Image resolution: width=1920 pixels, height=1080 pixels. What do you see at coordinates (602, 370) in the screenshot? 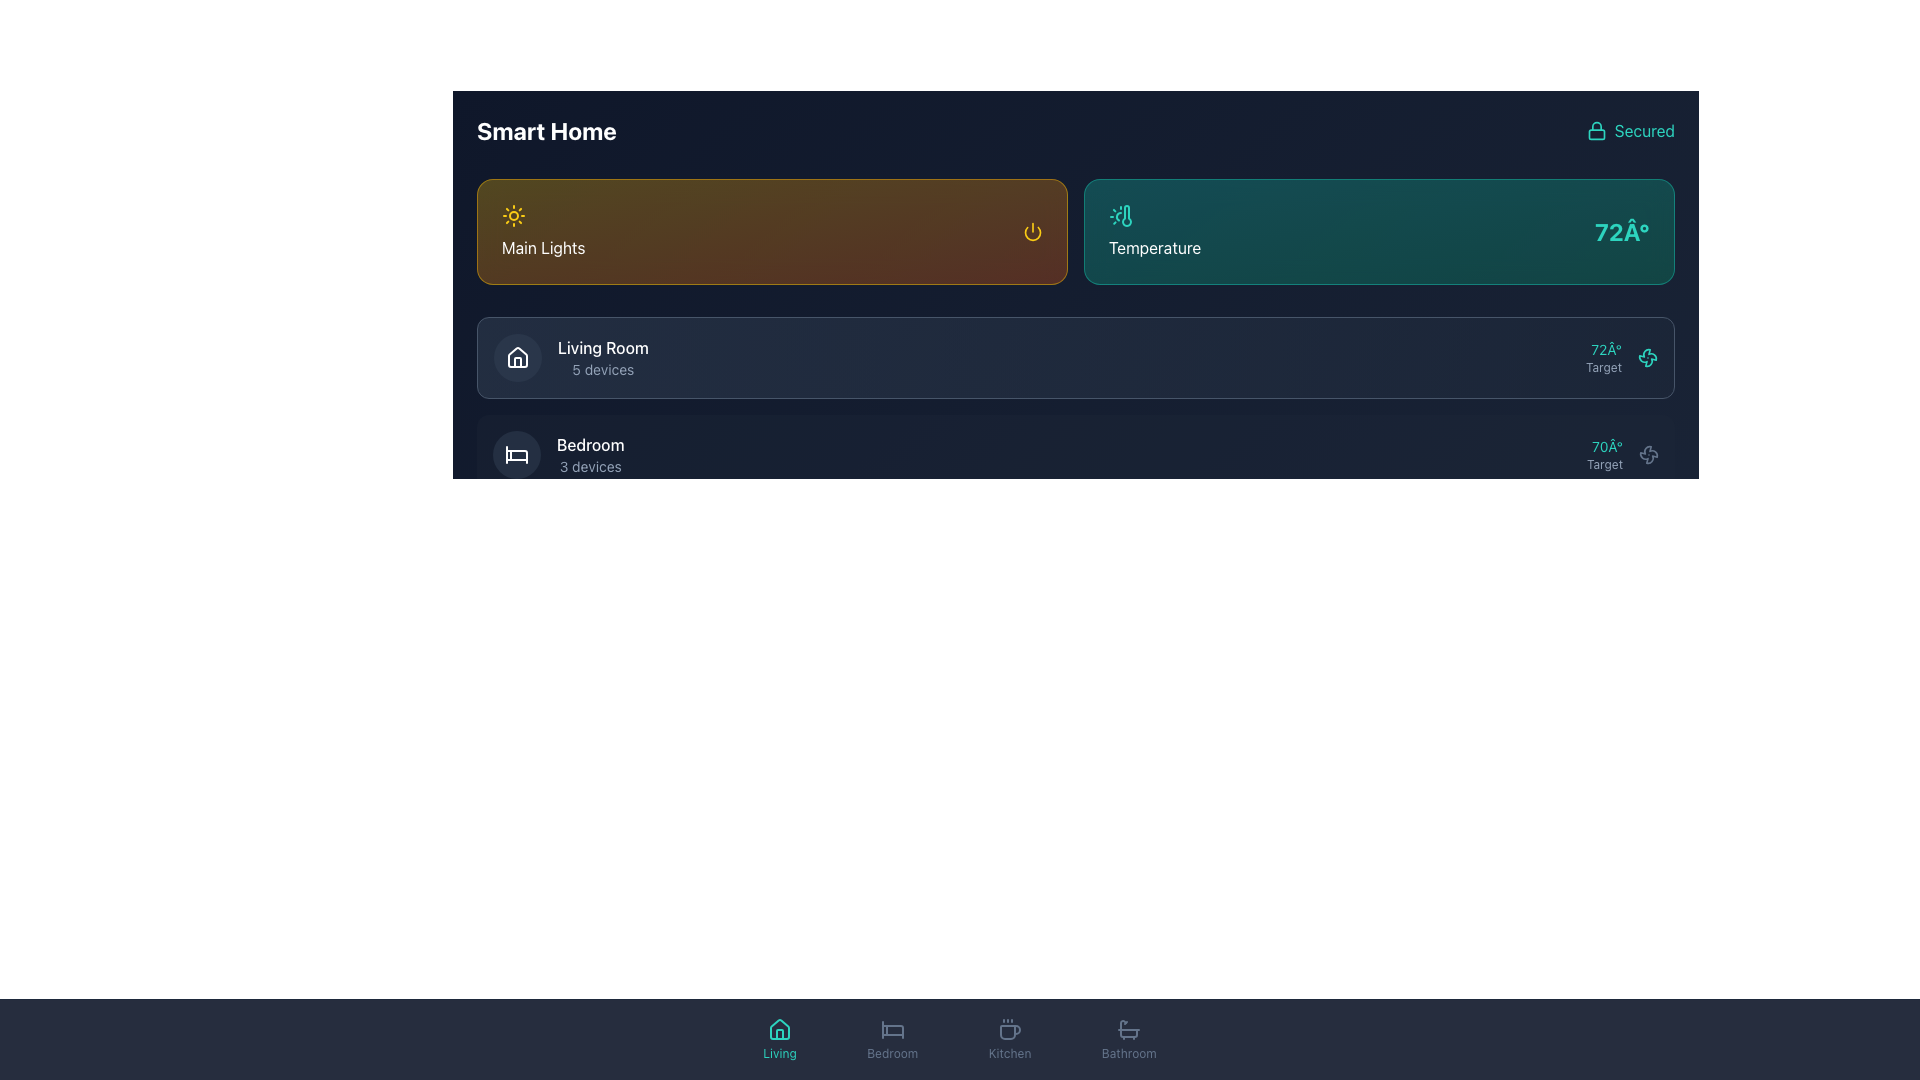
I see `the label indicating the number of devices associated with the 'Living Room'` at bounding box center [602, 370].